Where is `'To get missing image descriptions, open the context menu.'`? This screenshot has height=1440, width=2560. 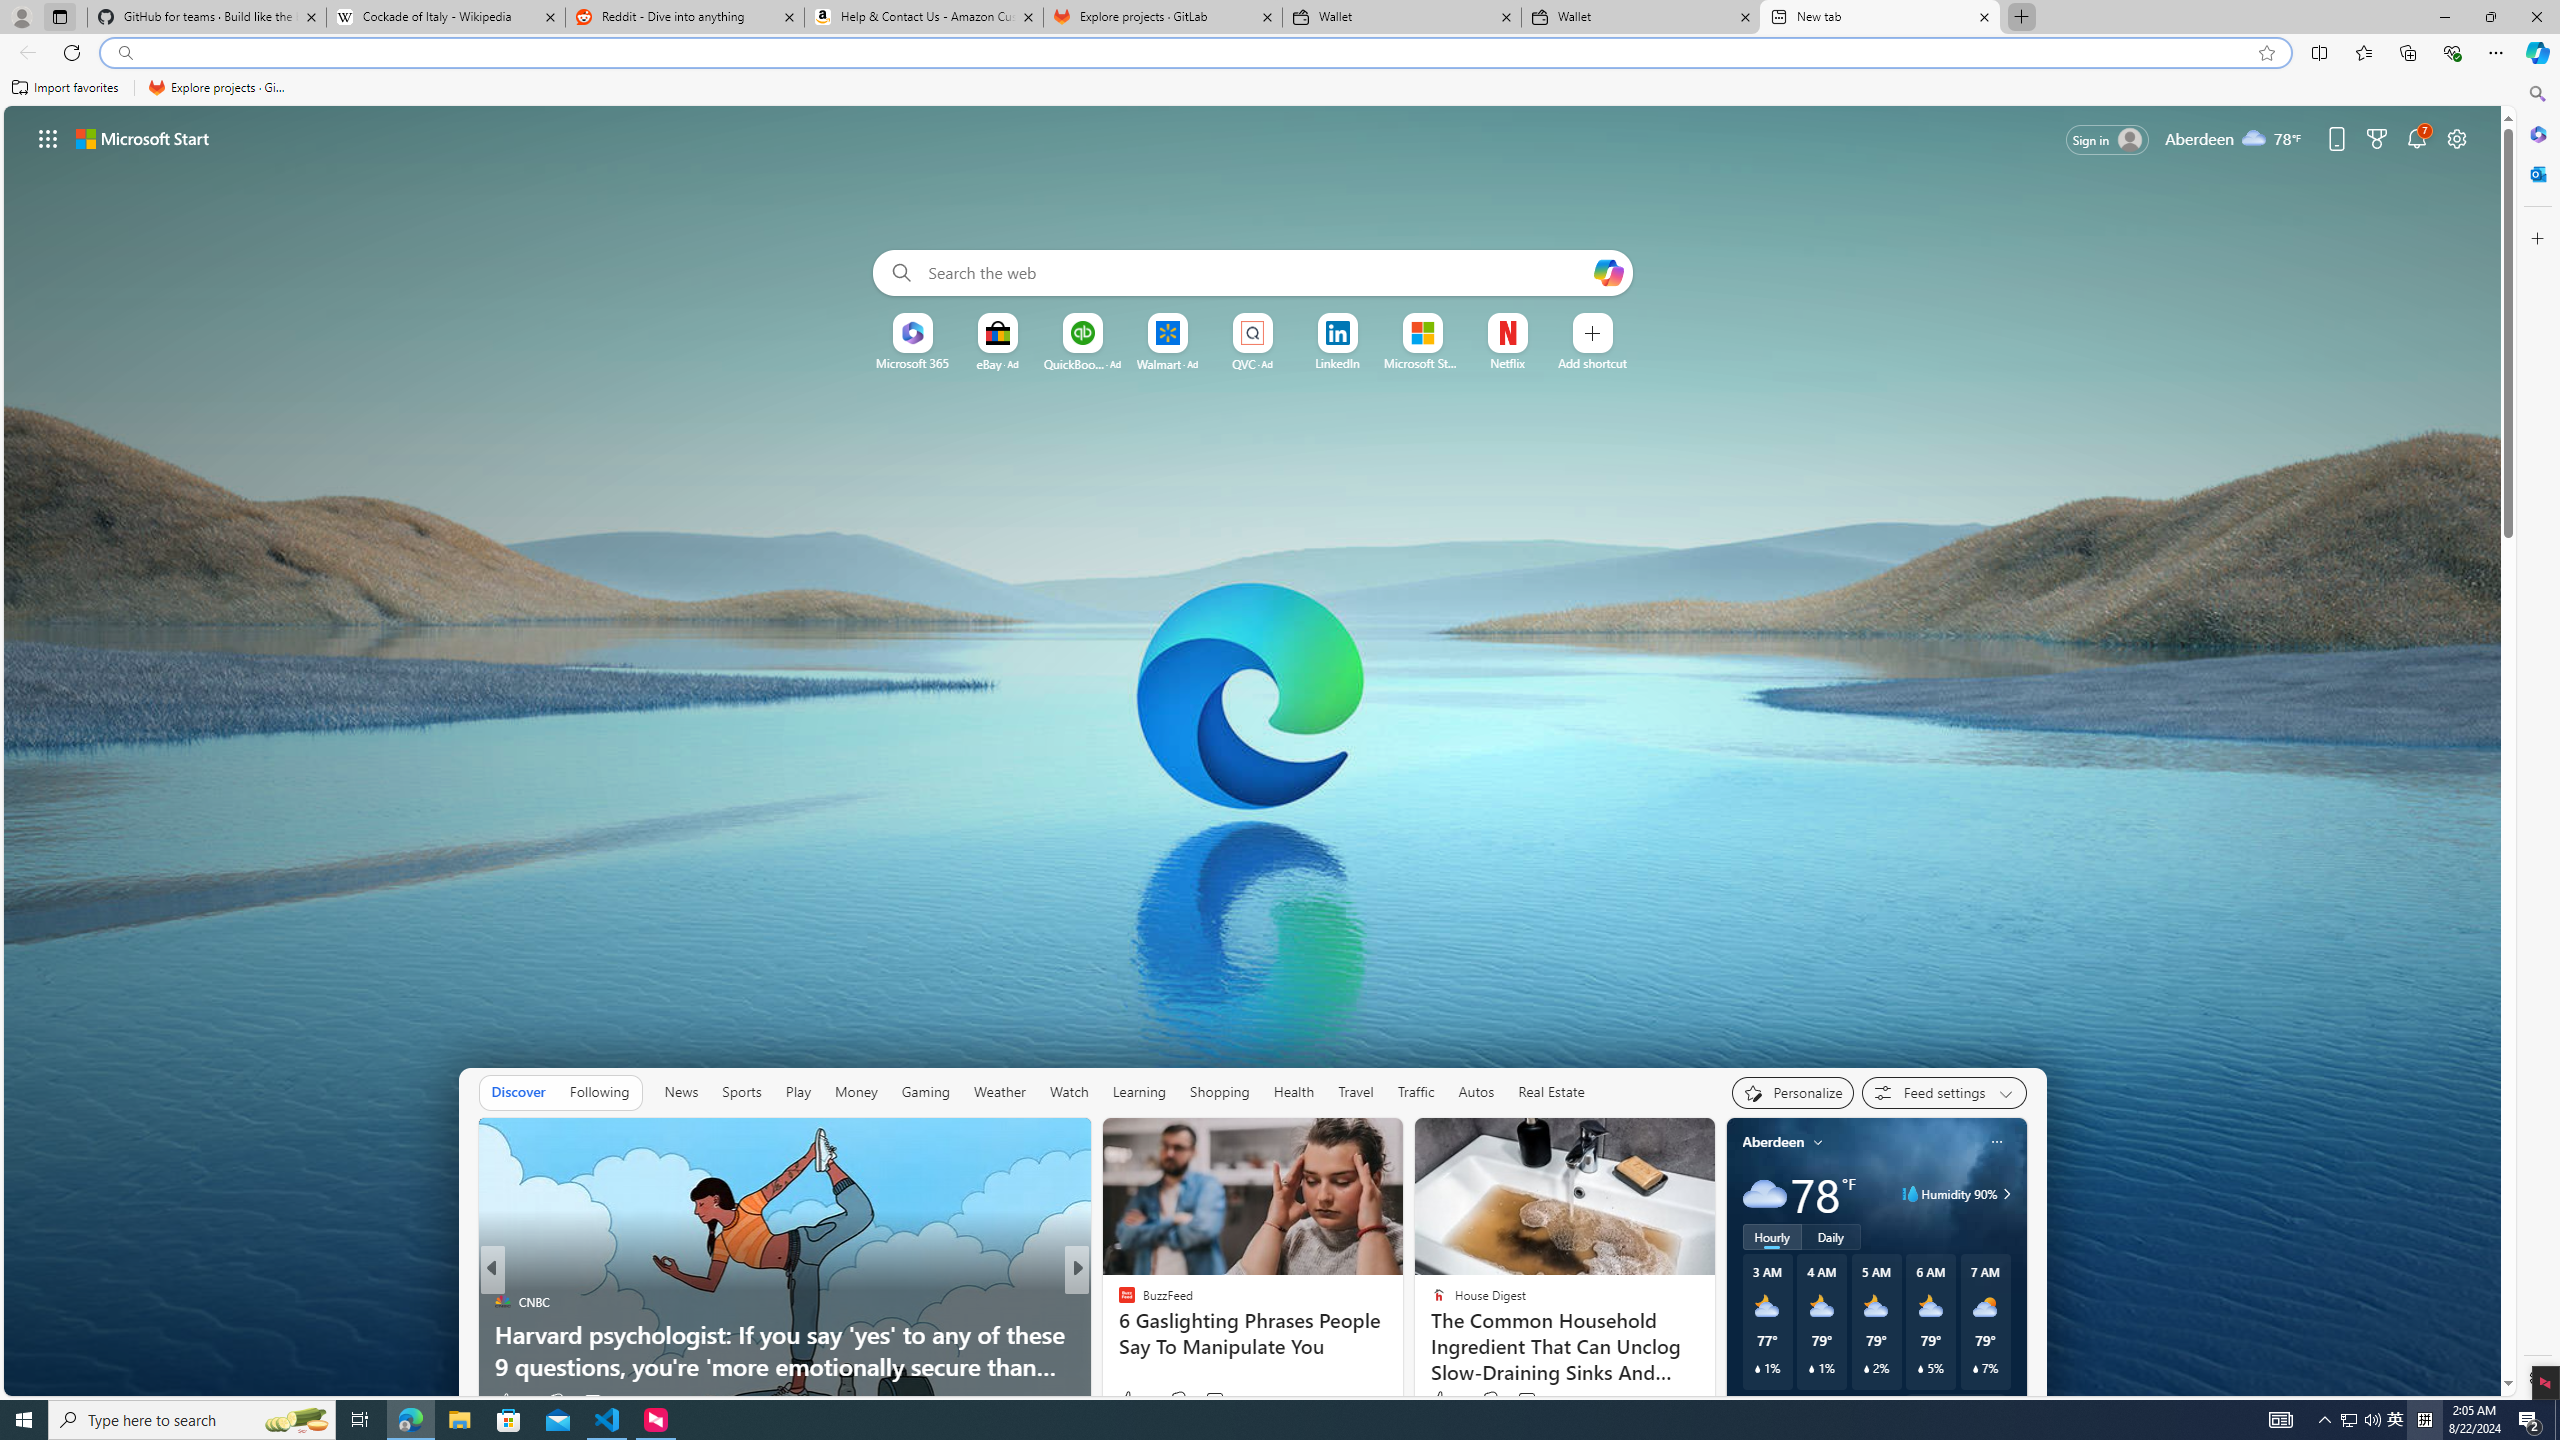 'To get missing image descriptions, open the context menu.' is located at coordinates (912, 333).